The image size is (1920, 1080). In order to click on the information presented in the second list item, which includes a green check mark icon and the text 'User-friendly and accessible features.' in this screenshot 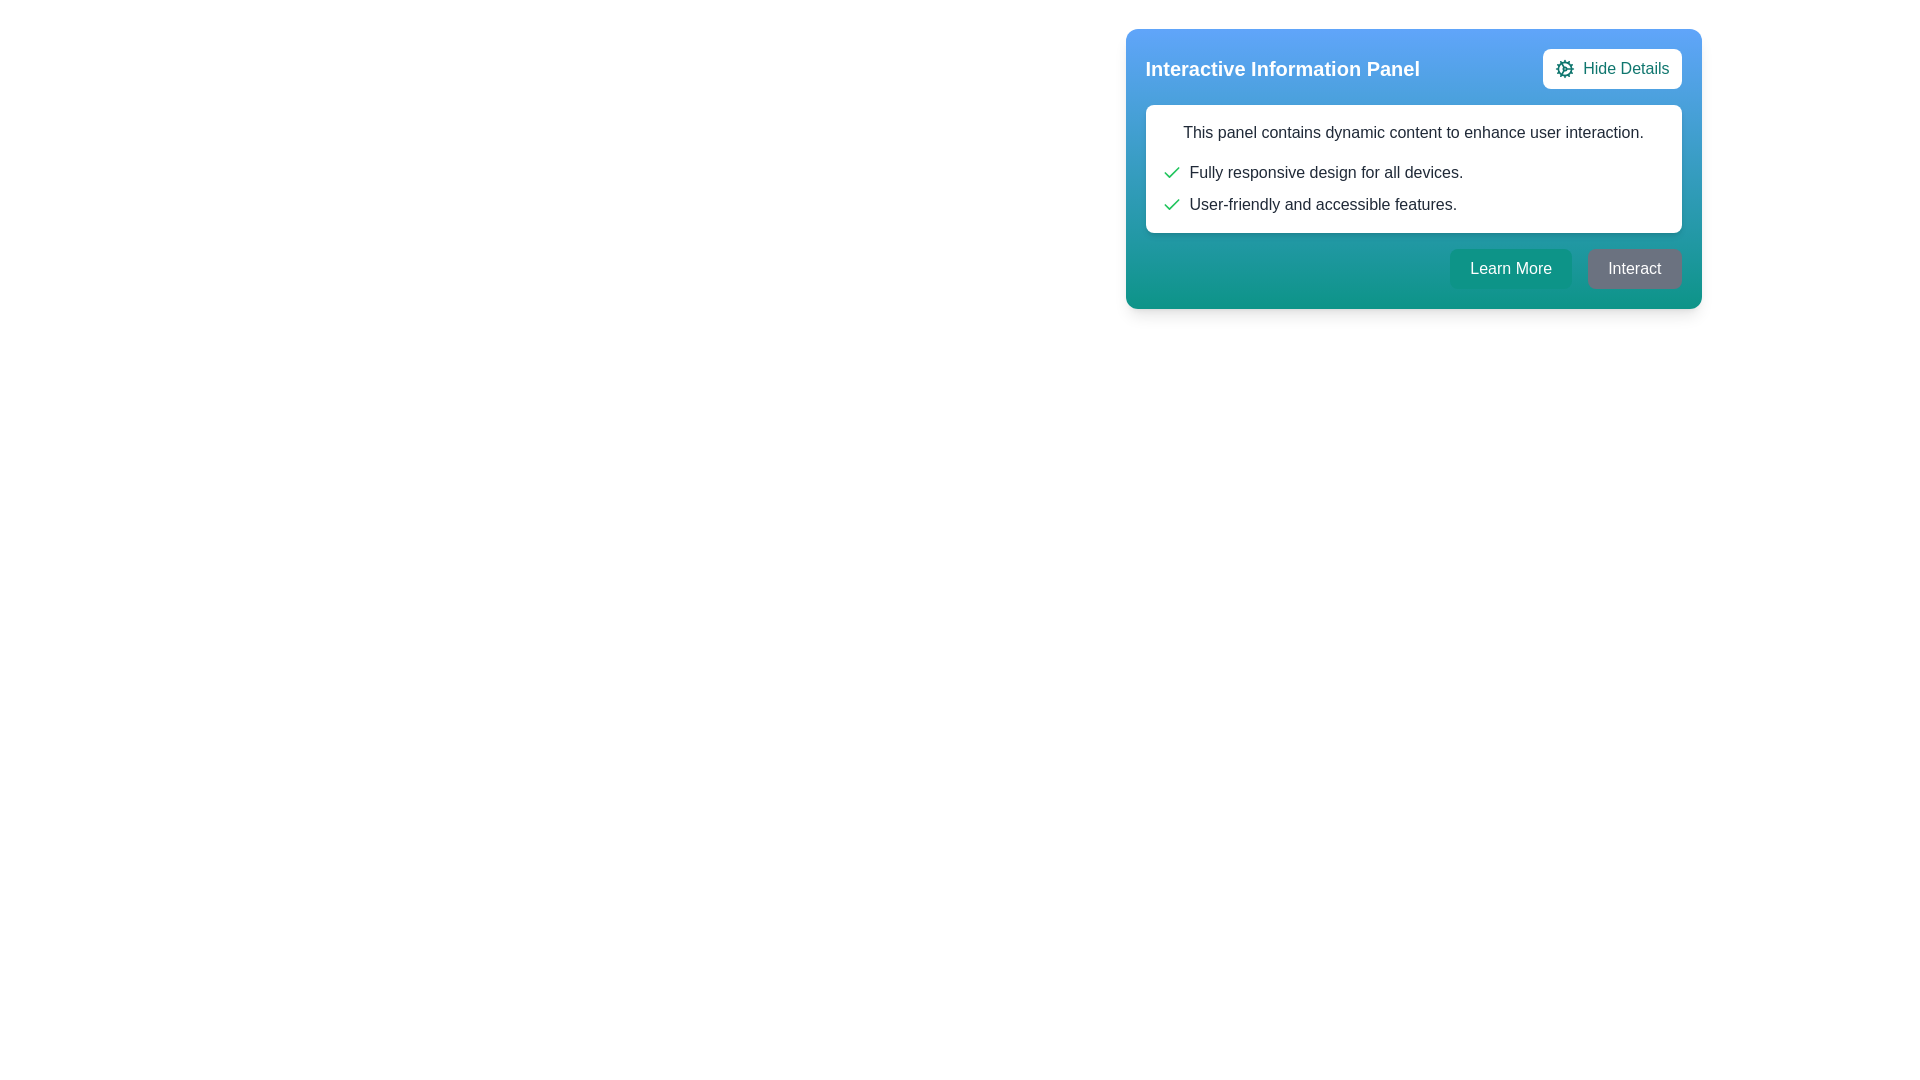, I will do `click(1412, 204)`.